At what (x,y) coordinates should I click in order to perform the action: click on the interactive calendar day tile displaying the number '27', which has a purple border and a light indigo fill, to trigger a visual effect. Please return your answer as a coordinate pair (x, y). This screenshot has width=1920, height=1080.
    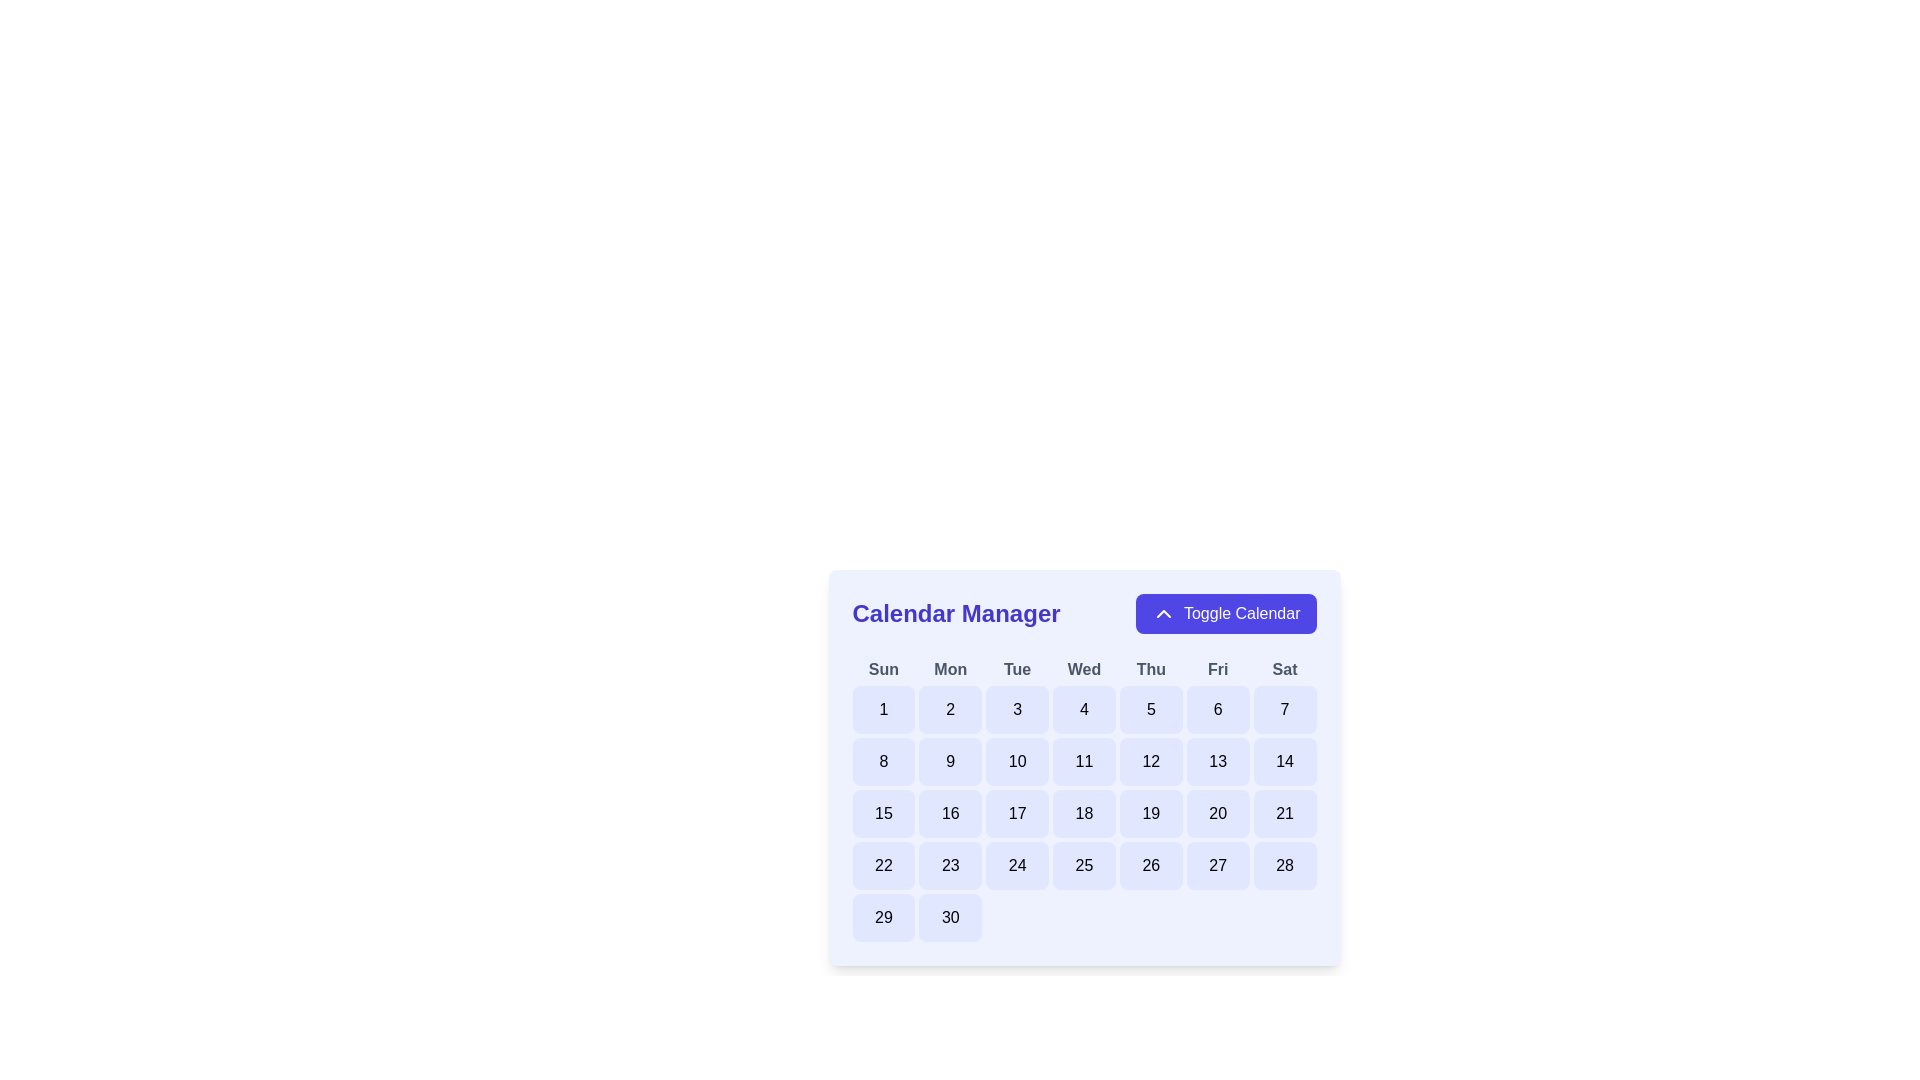
    Looking at the image, I should click on (1217, 865).